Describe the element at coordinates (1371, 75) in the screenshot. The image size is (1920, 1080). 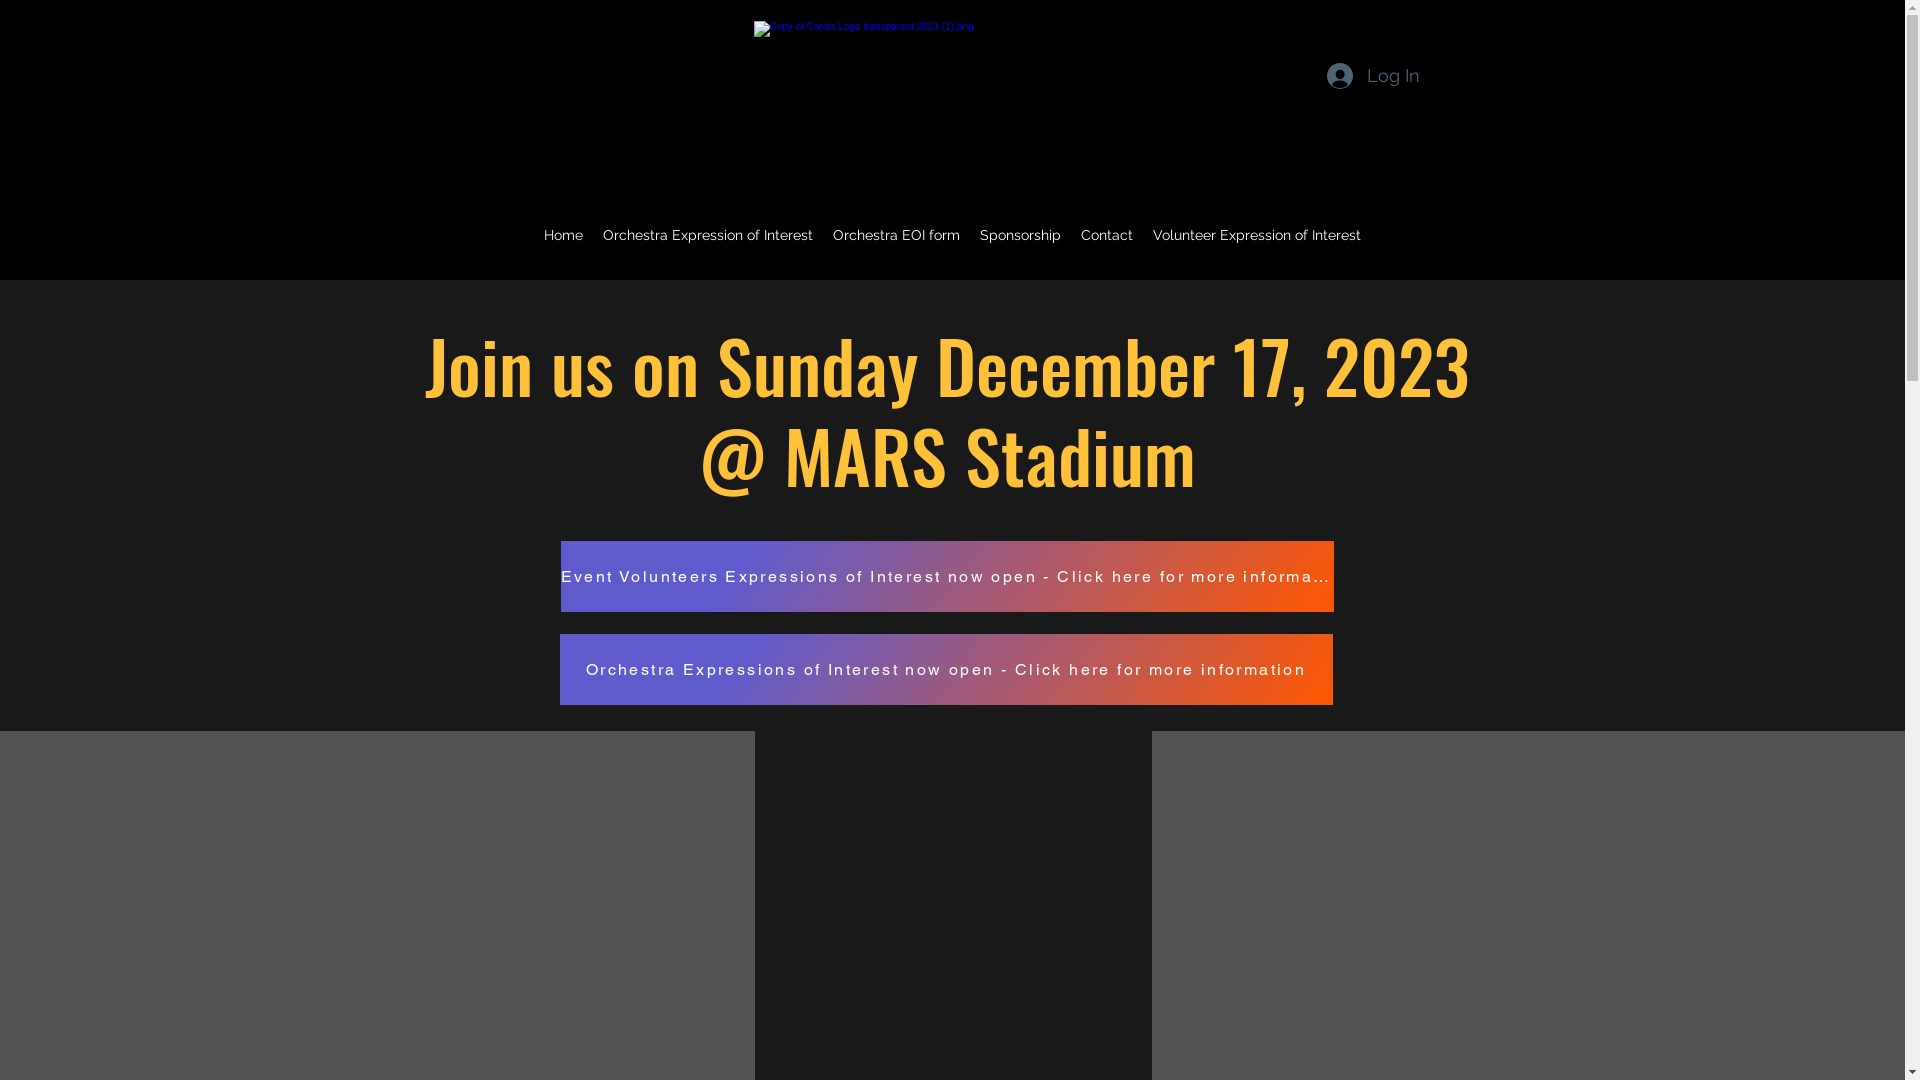
I see `'Log In'` at that location.